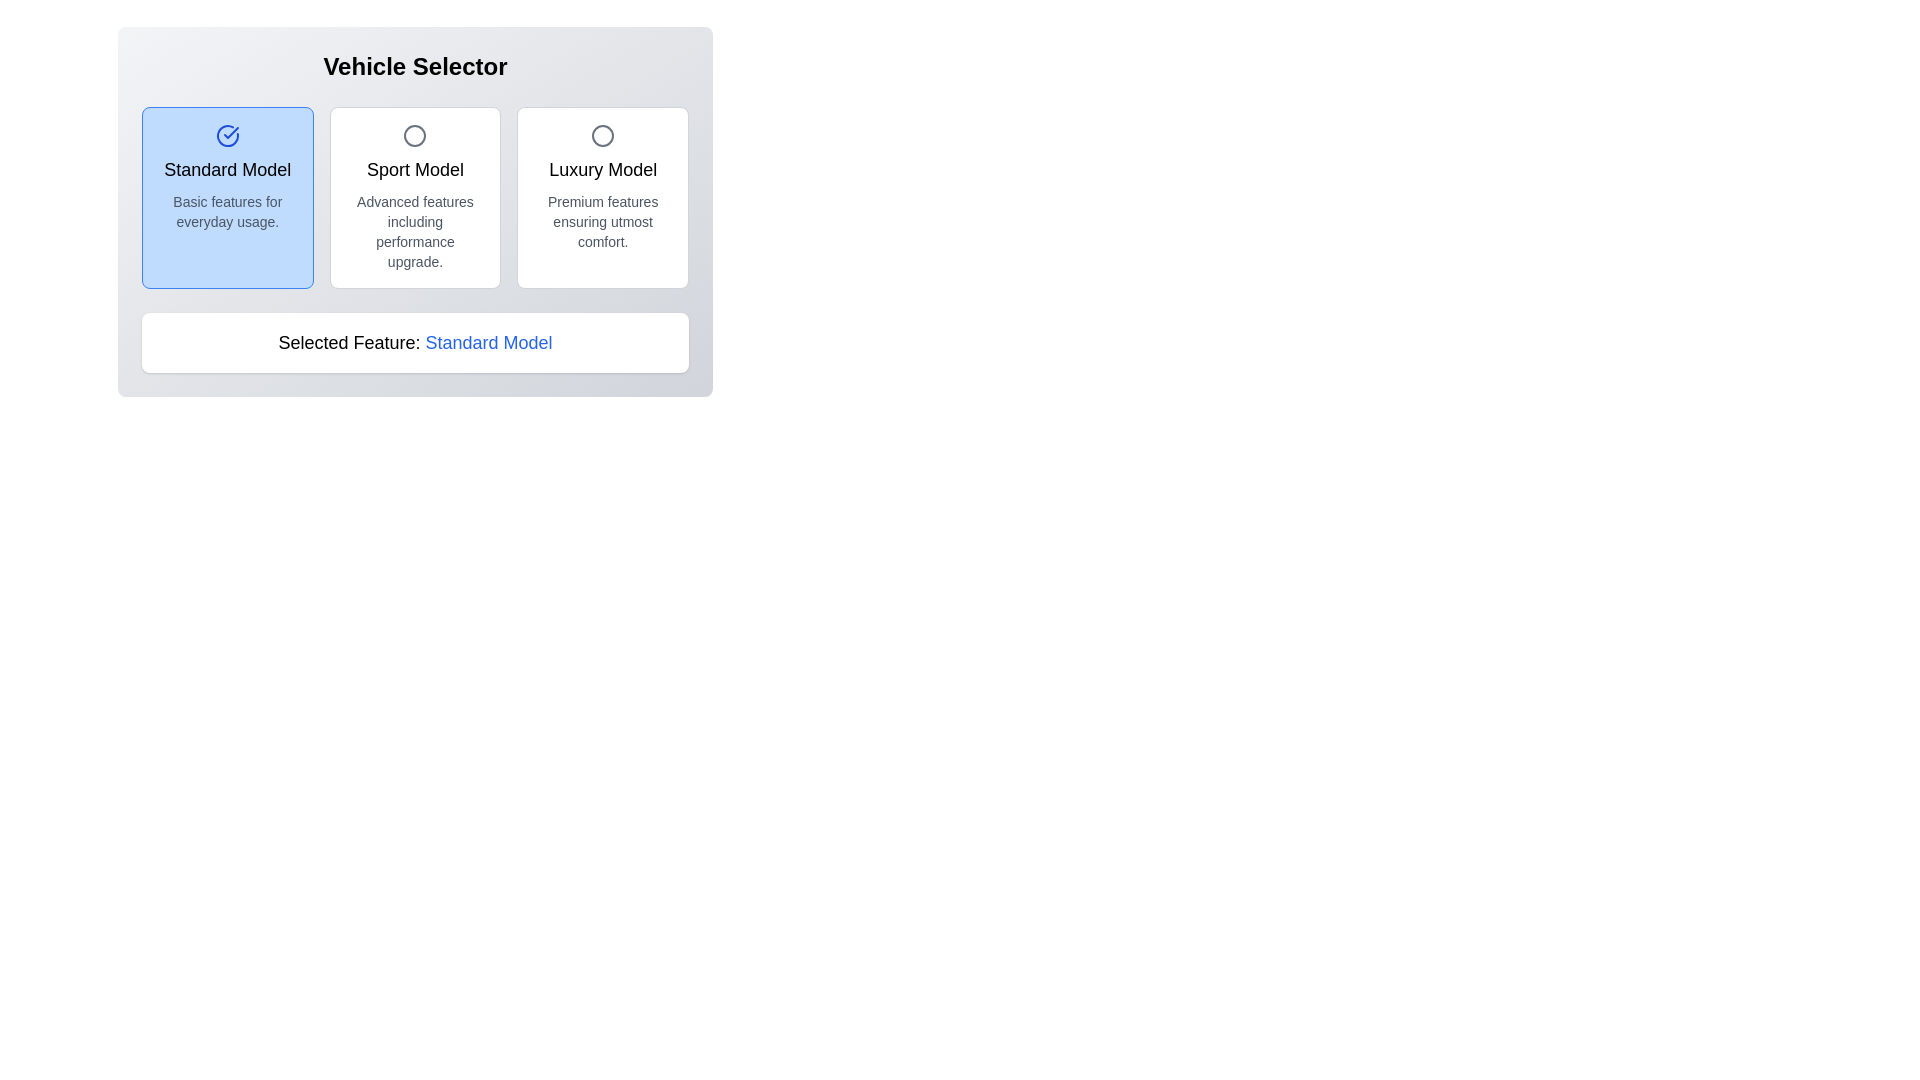 This screenshot has height=1080, width=1920. I want to click on the central Selector icon, which is filled with a neutral color and part of the Sport Model interface, so click(414, 135).